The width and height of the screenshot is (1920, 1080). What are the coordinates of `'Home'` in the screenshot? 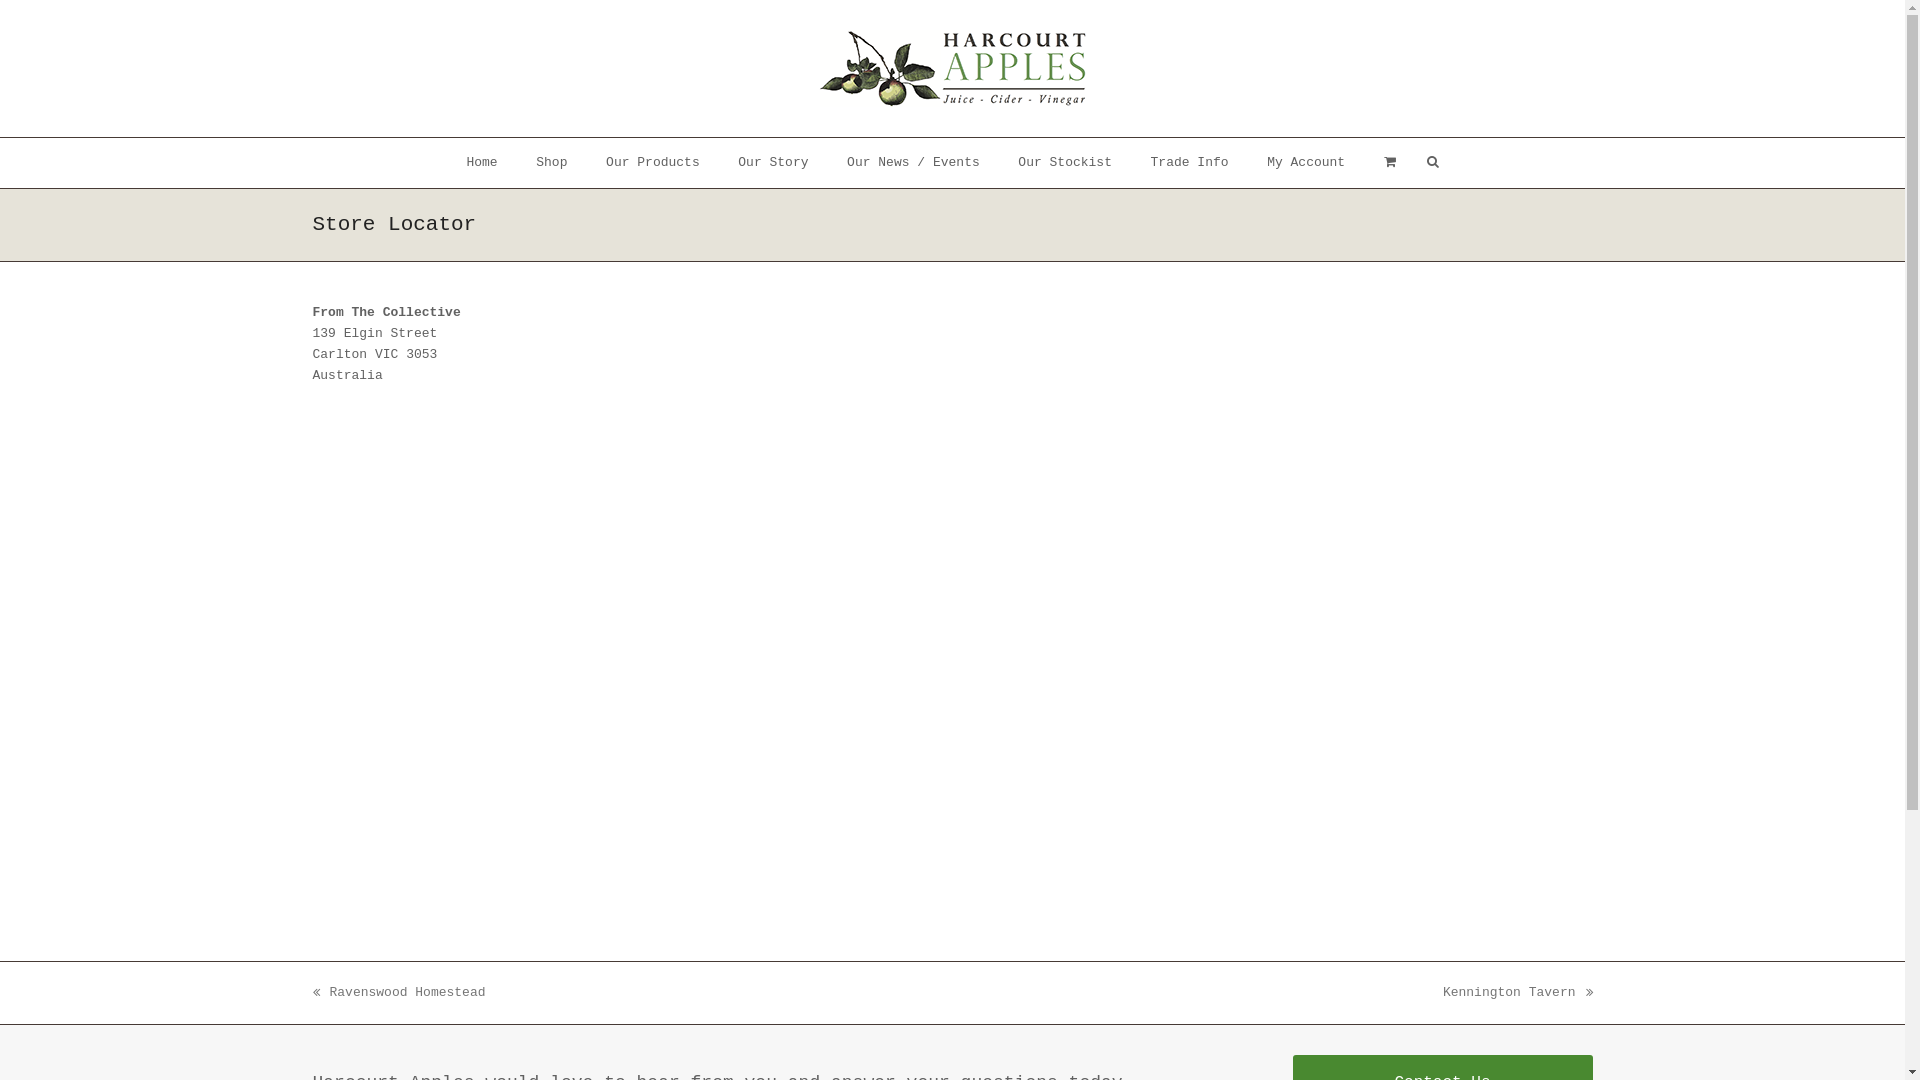 It's located at (481, 161).